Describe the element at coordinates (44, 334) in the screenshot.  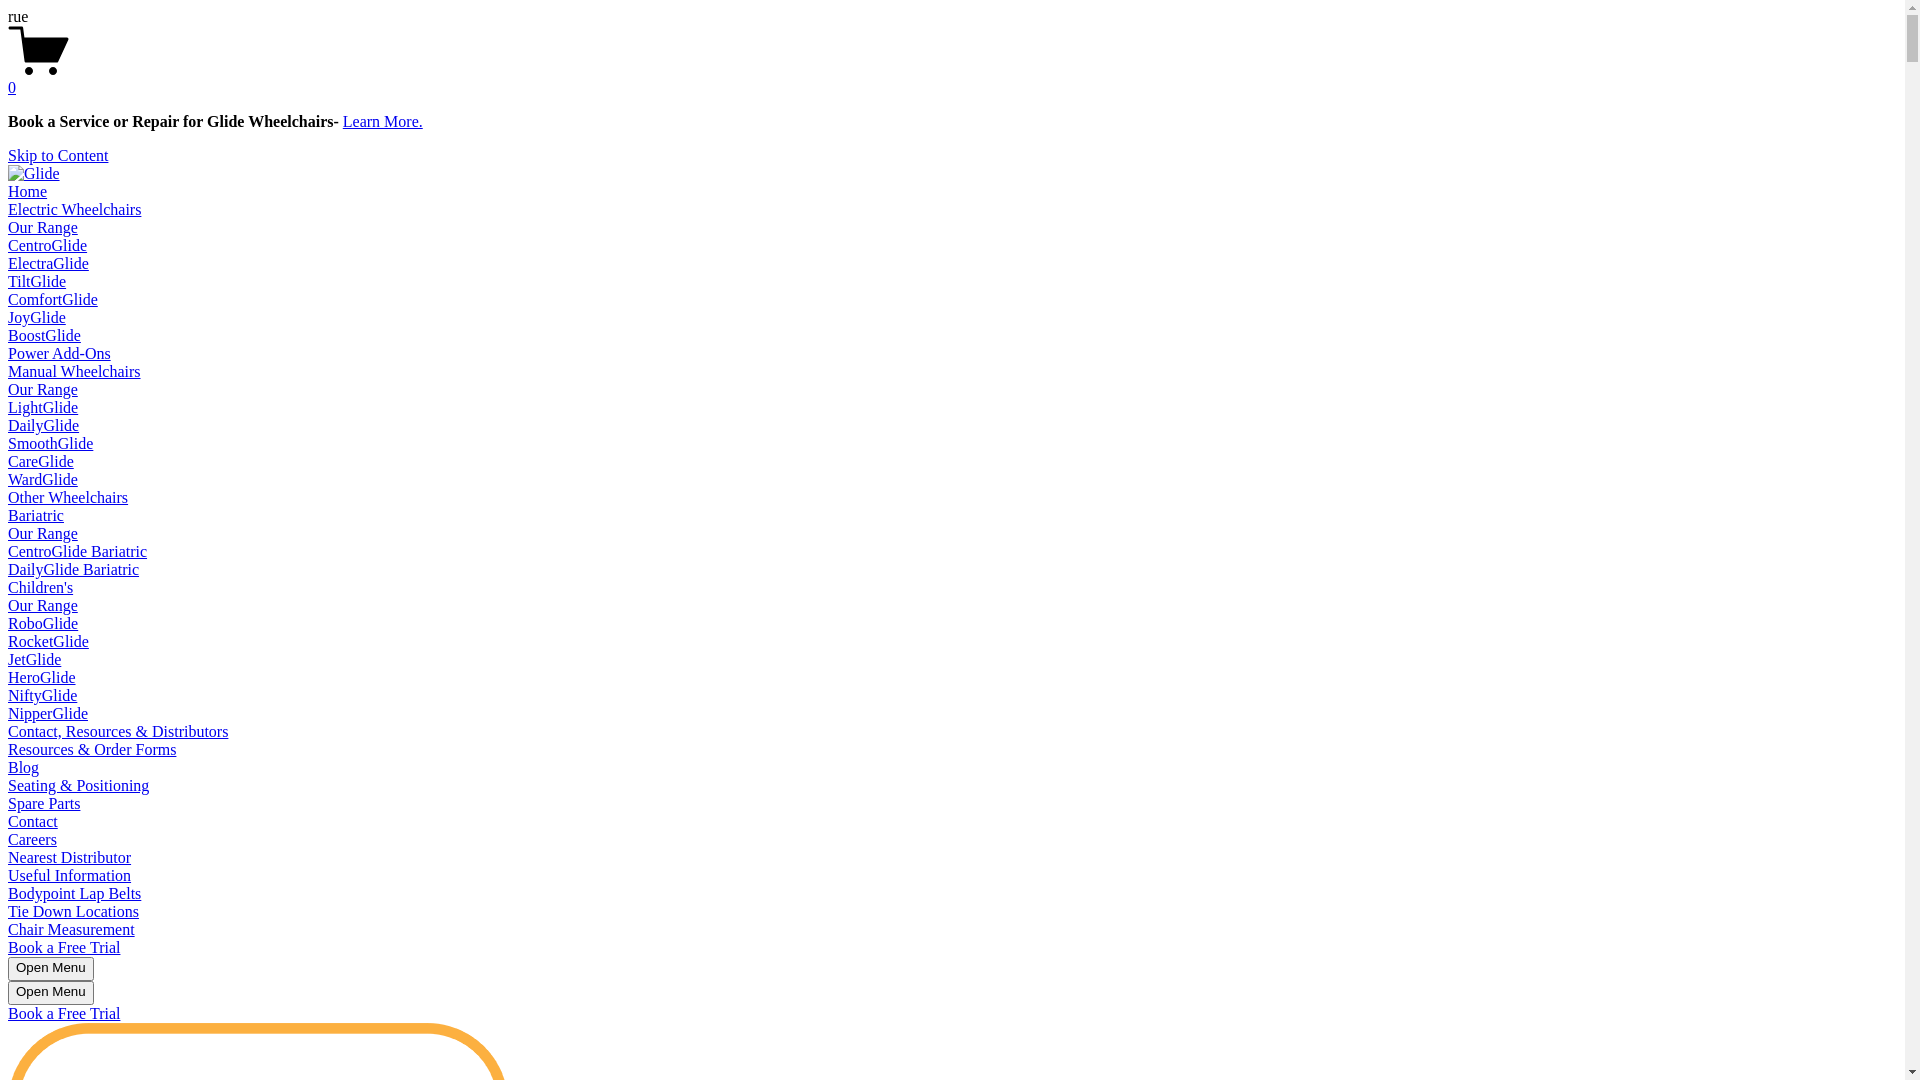
I see `'BoostGlide'` at that location.